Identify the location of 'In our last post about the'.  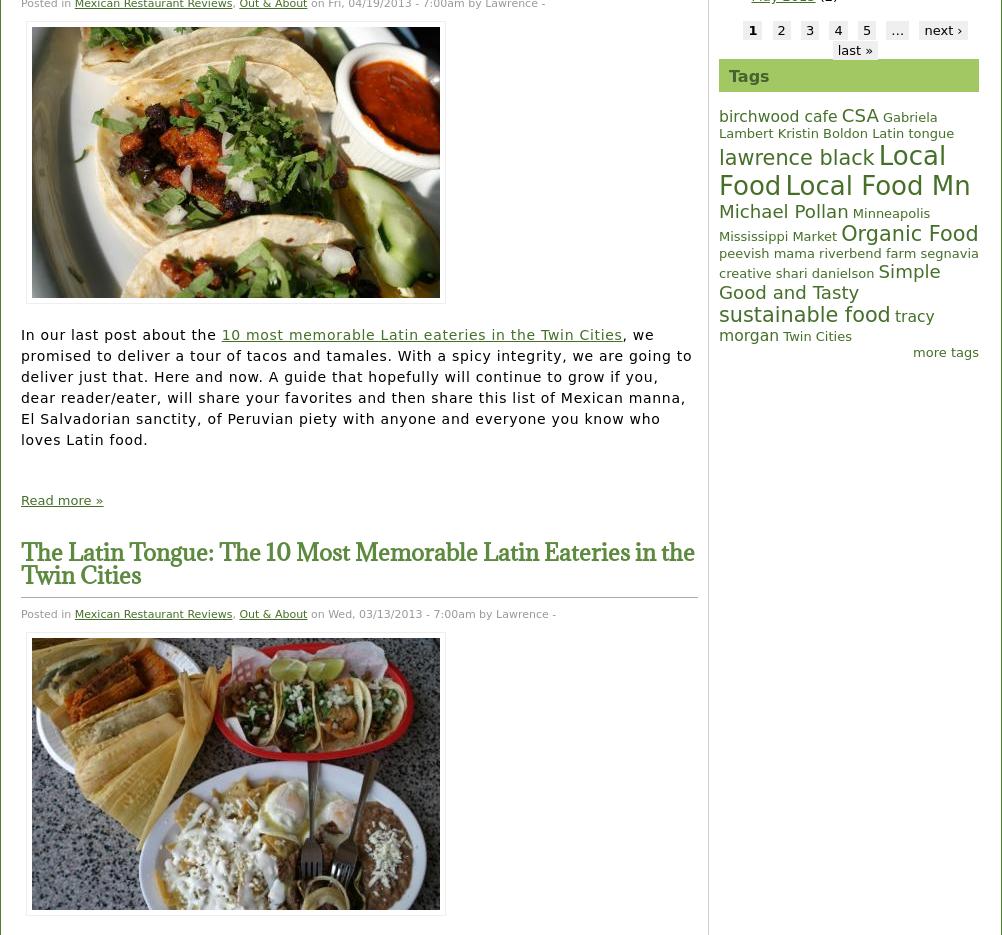
(120, 335).